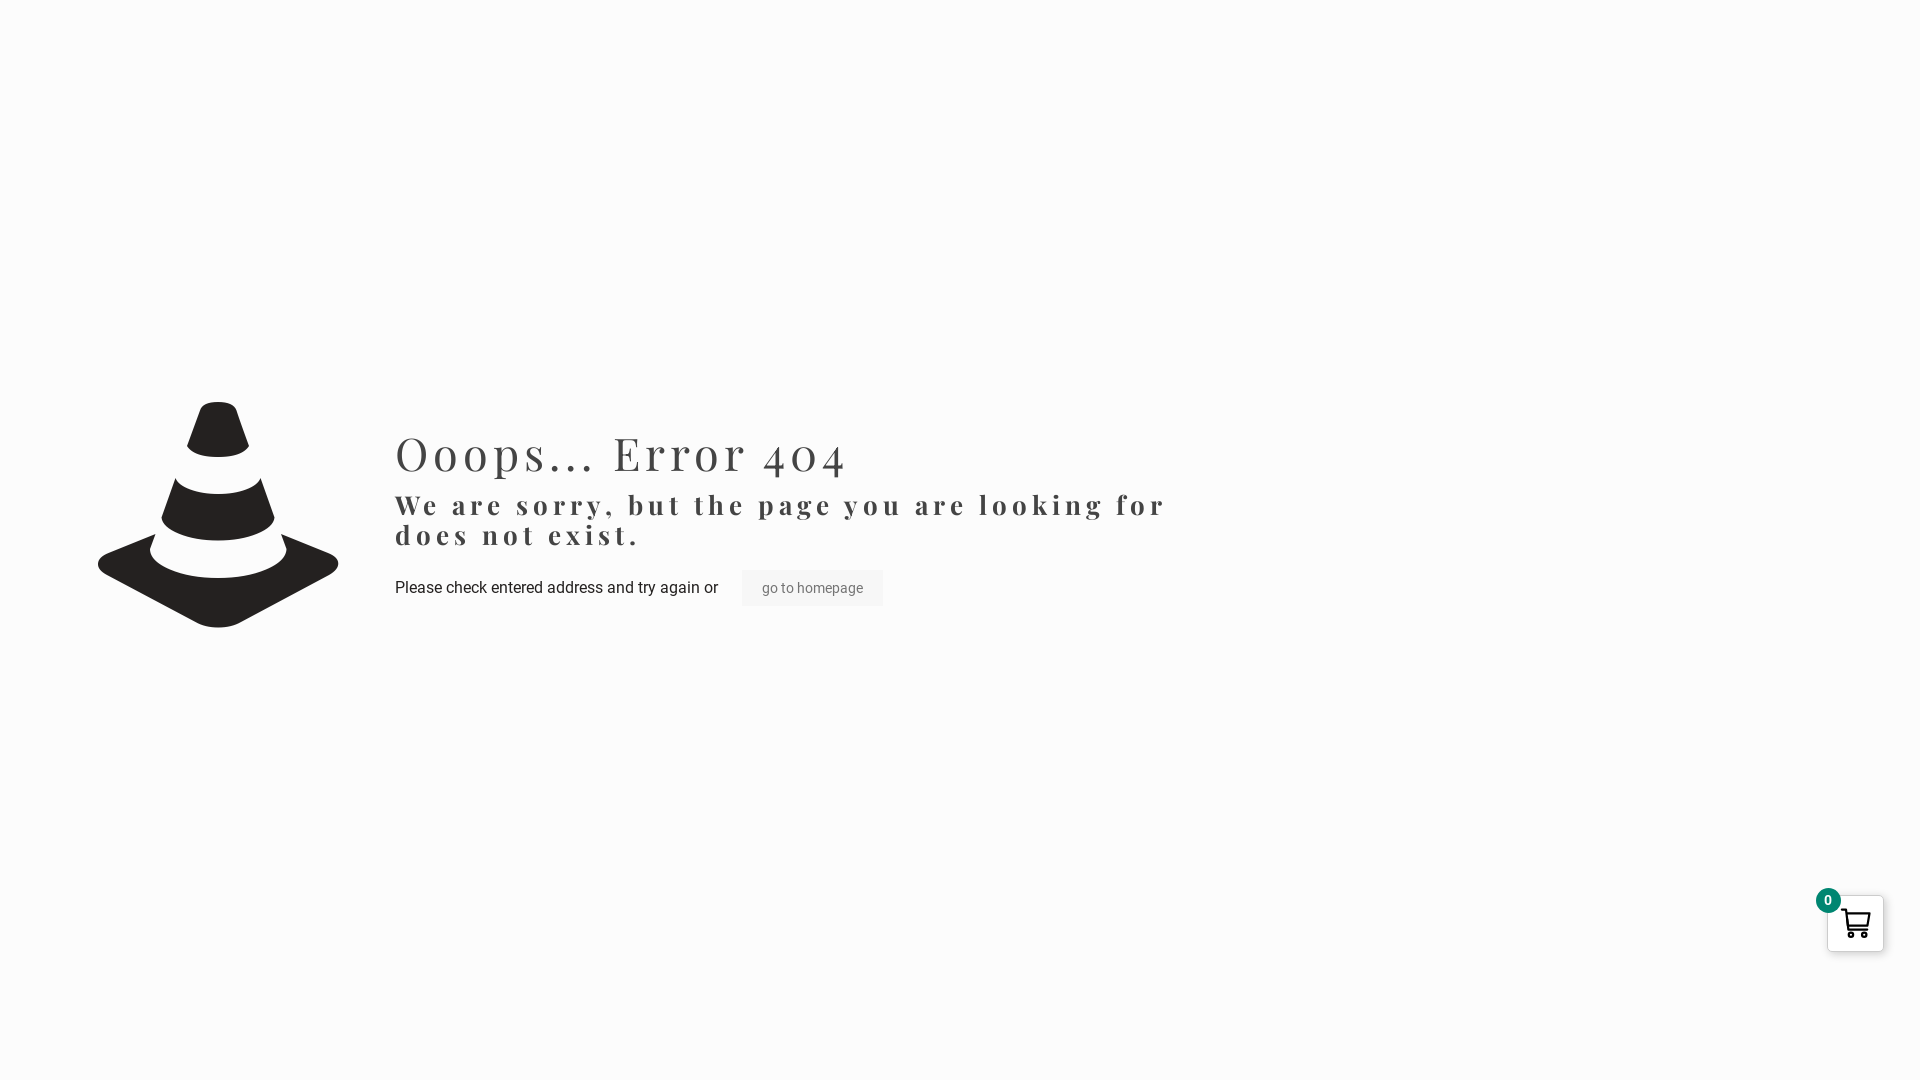  Describe the element at coordinates (812, 586) in the screenshot. I see `'go to homepage'` at that location.